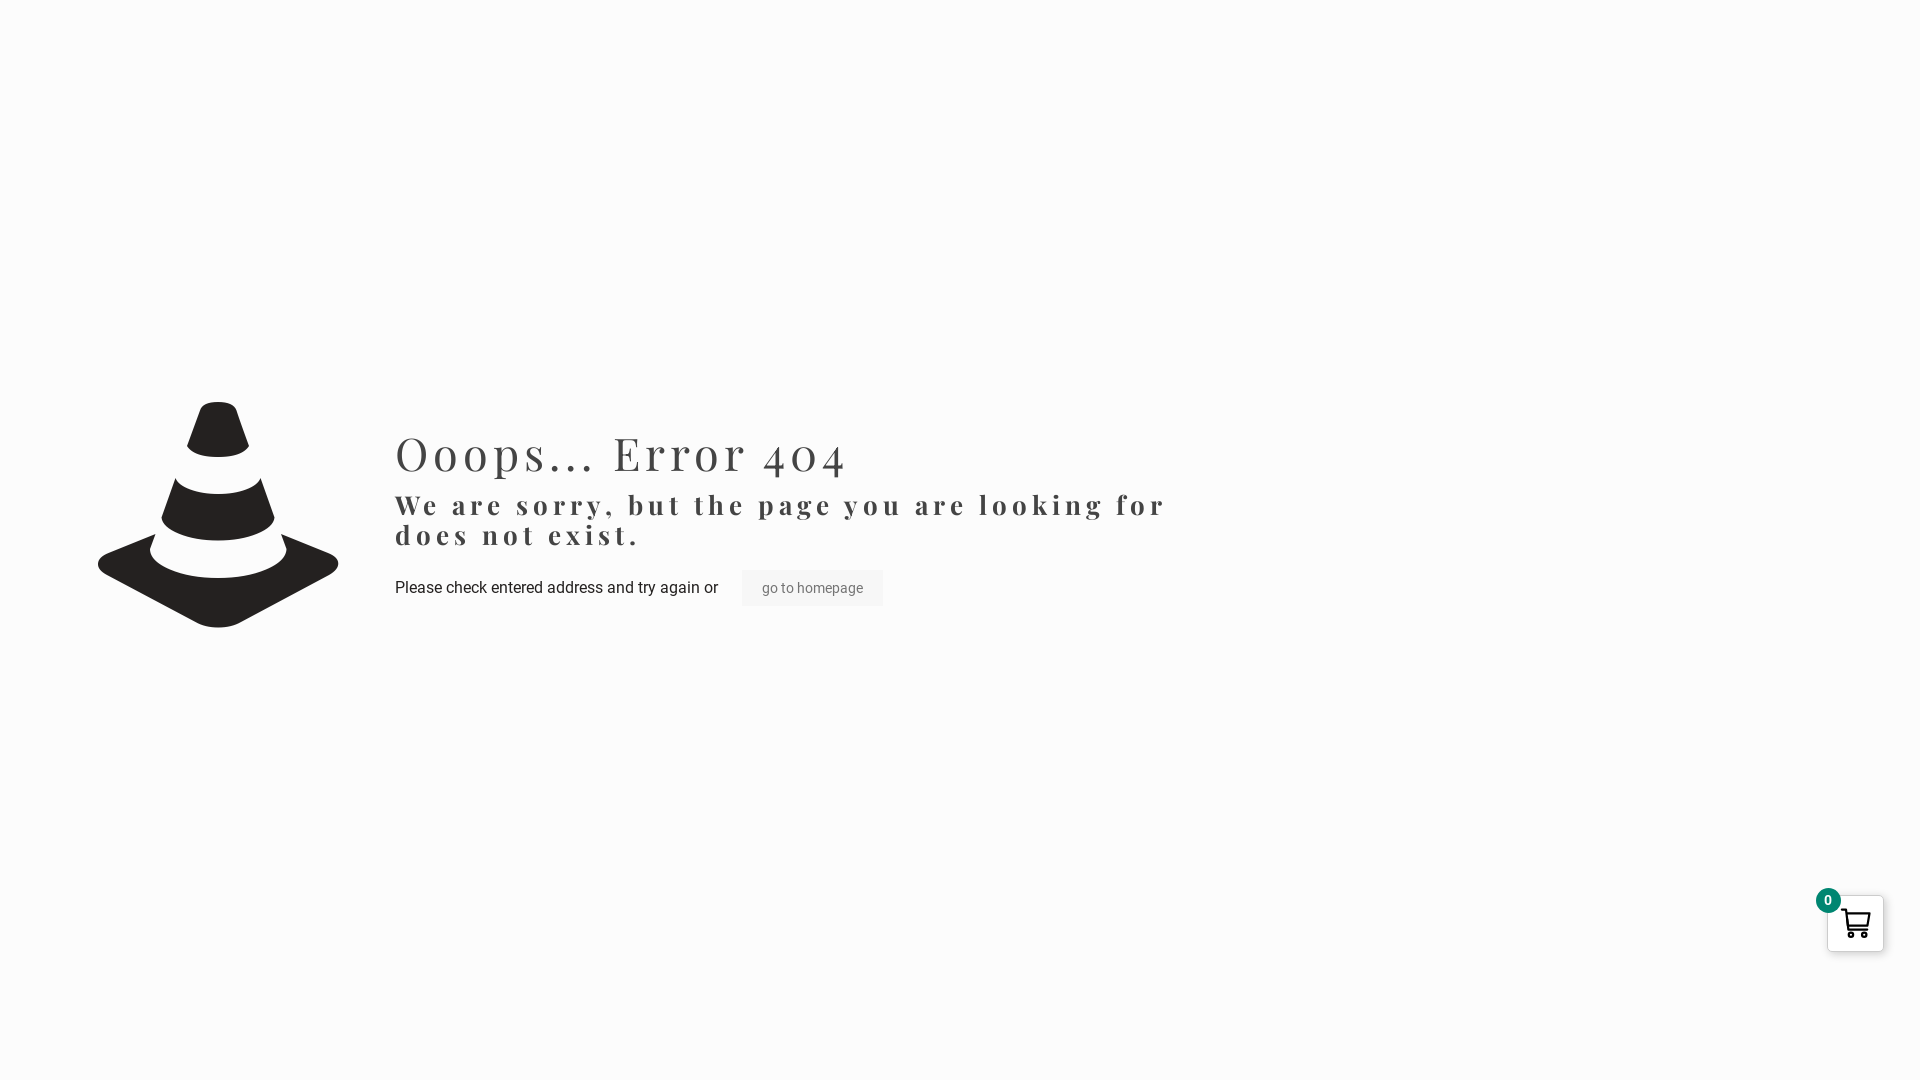  Describe the element at coordinates (812, 586) in the screenshot. I see `'go to homepage'` at that location.